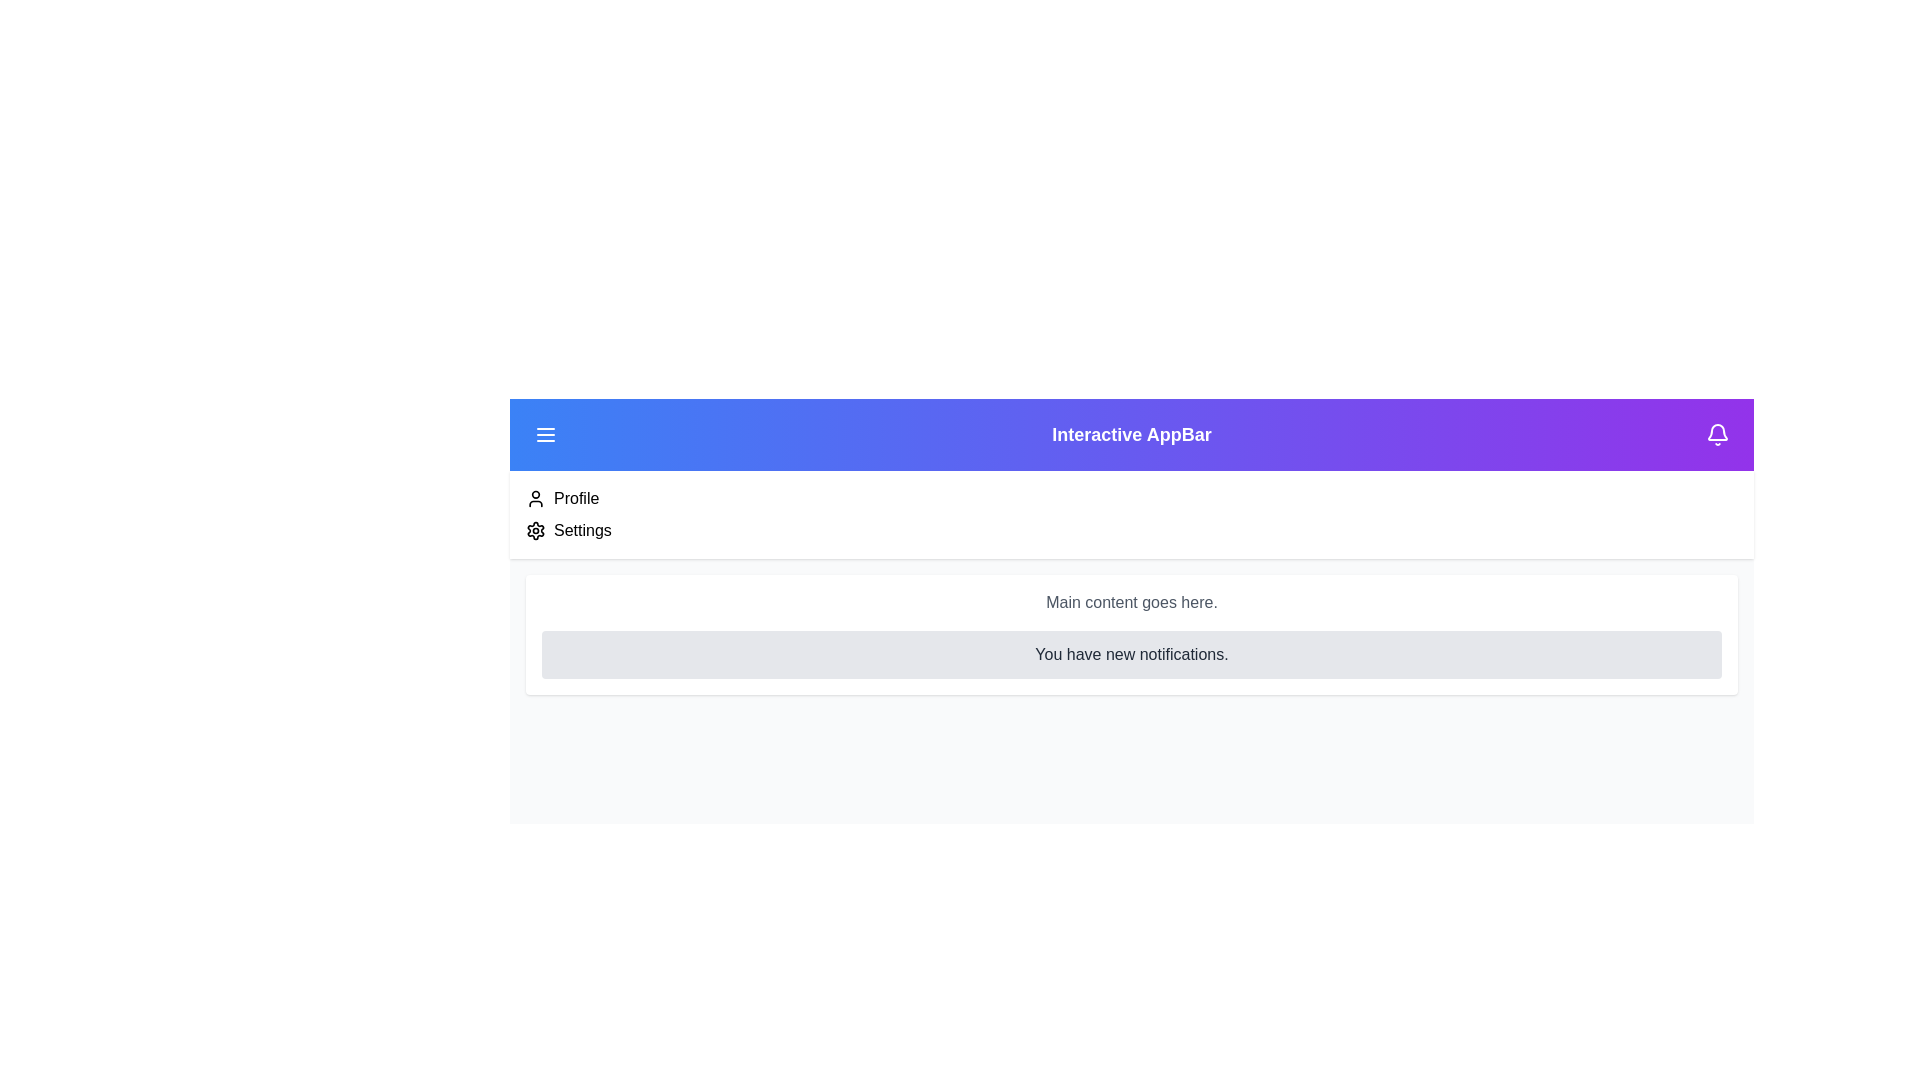 Image resolution: width=1920 pixels, height=1080 pixels. Describe the element at coordinates (1132, 655) in the screenshot. I see `the notification message to acknowledge it` at that location.